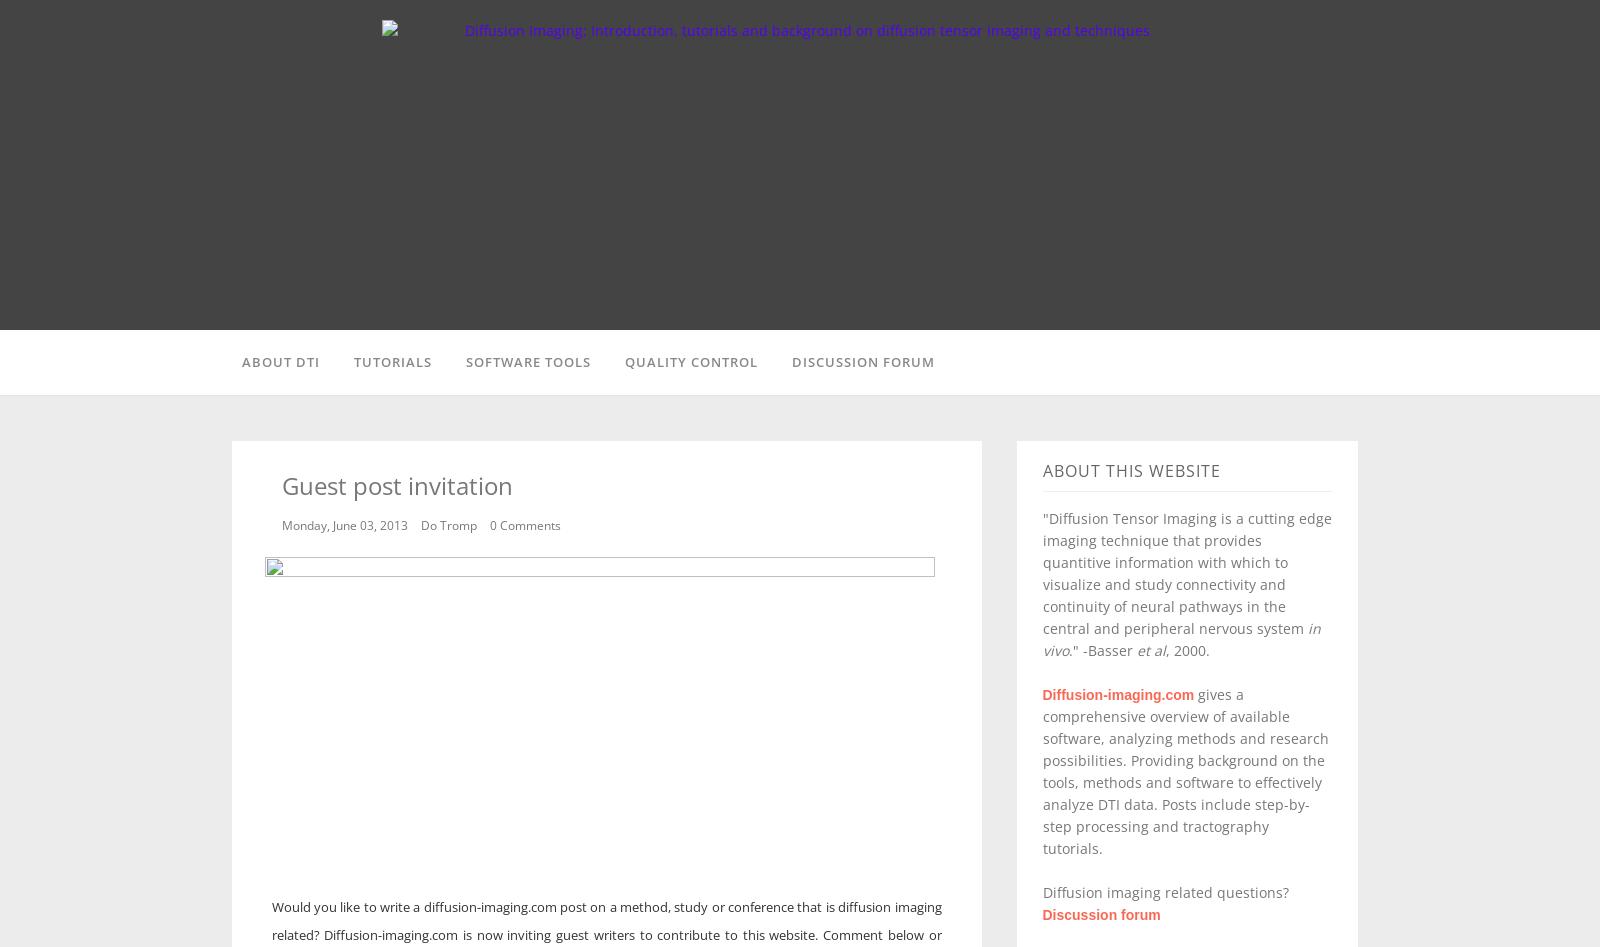  Describe the element at coordinates (448, 524) in the screenshot. I see `'Do Tromp'` at that location.